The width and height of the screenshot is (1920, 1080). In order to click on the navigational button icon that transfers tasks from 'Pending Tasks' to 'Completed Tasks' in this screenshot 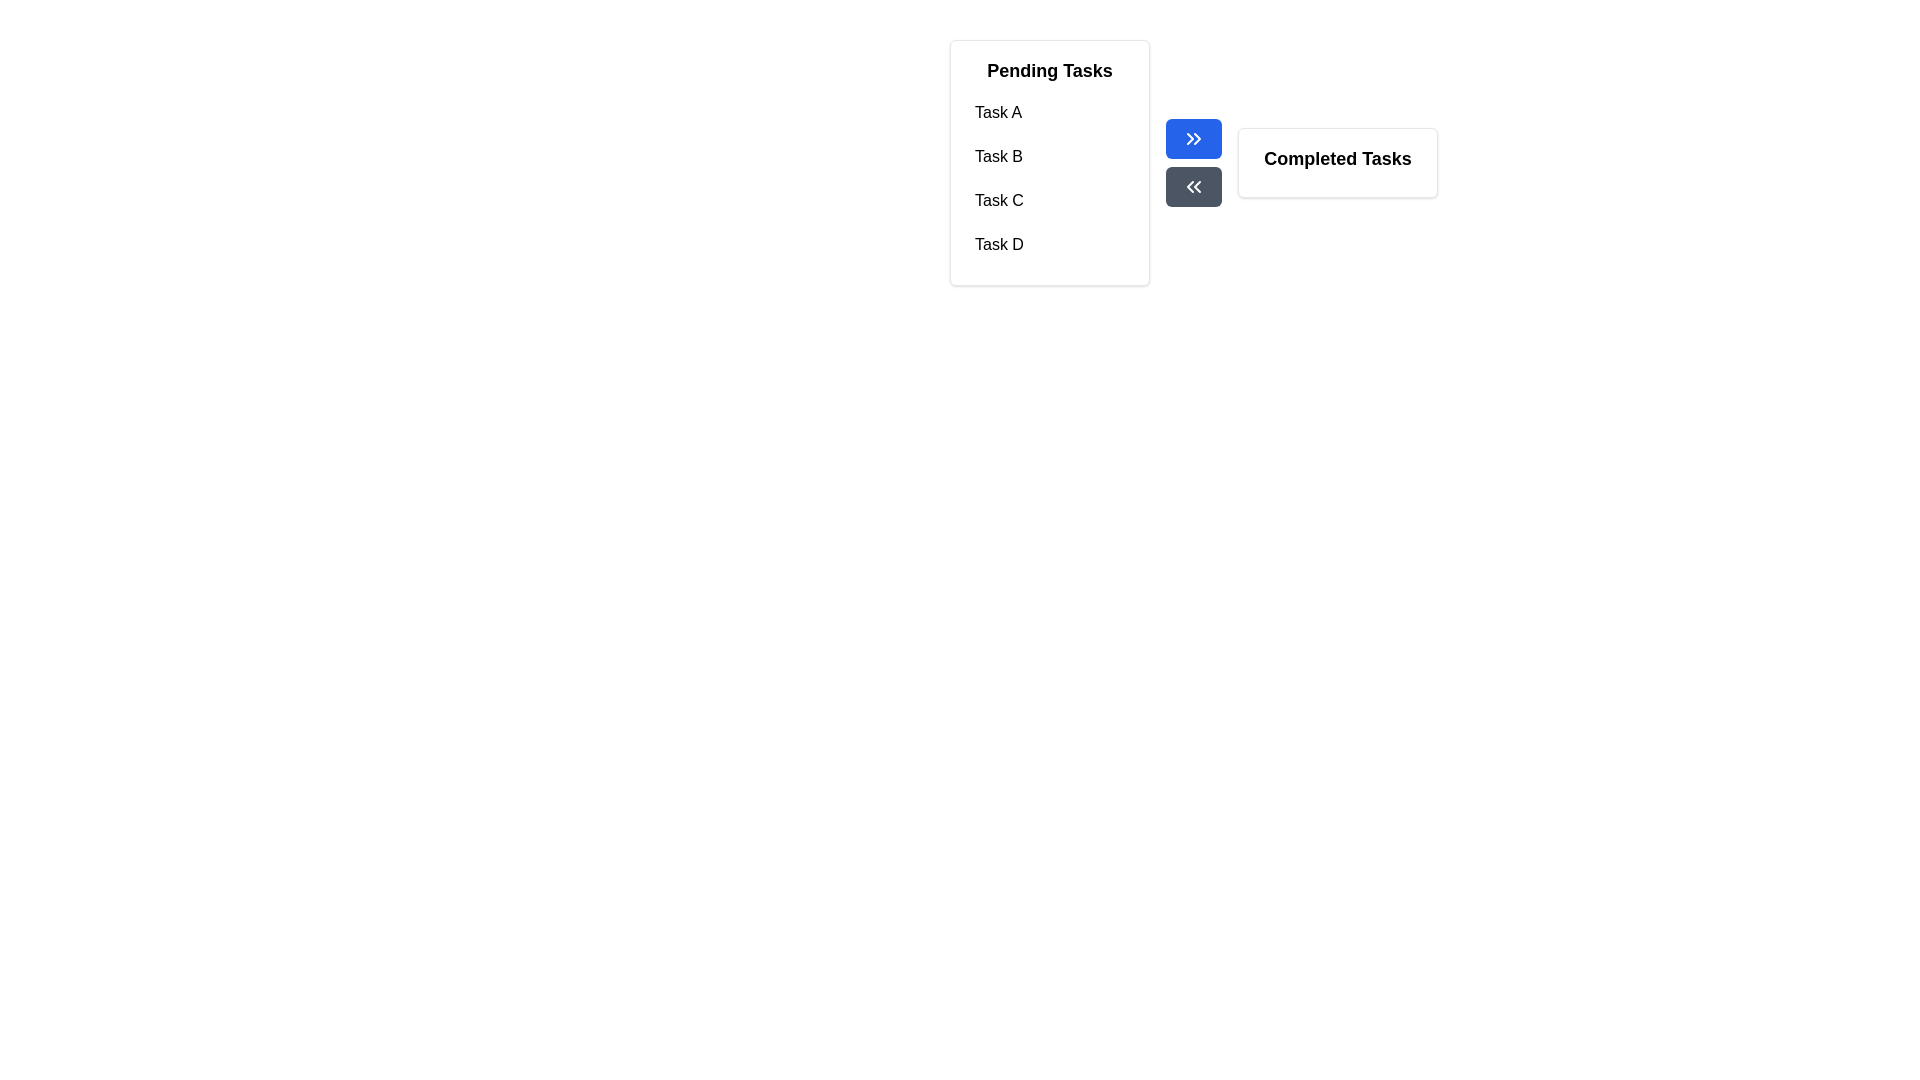, I will do `click(1194, 137)`.